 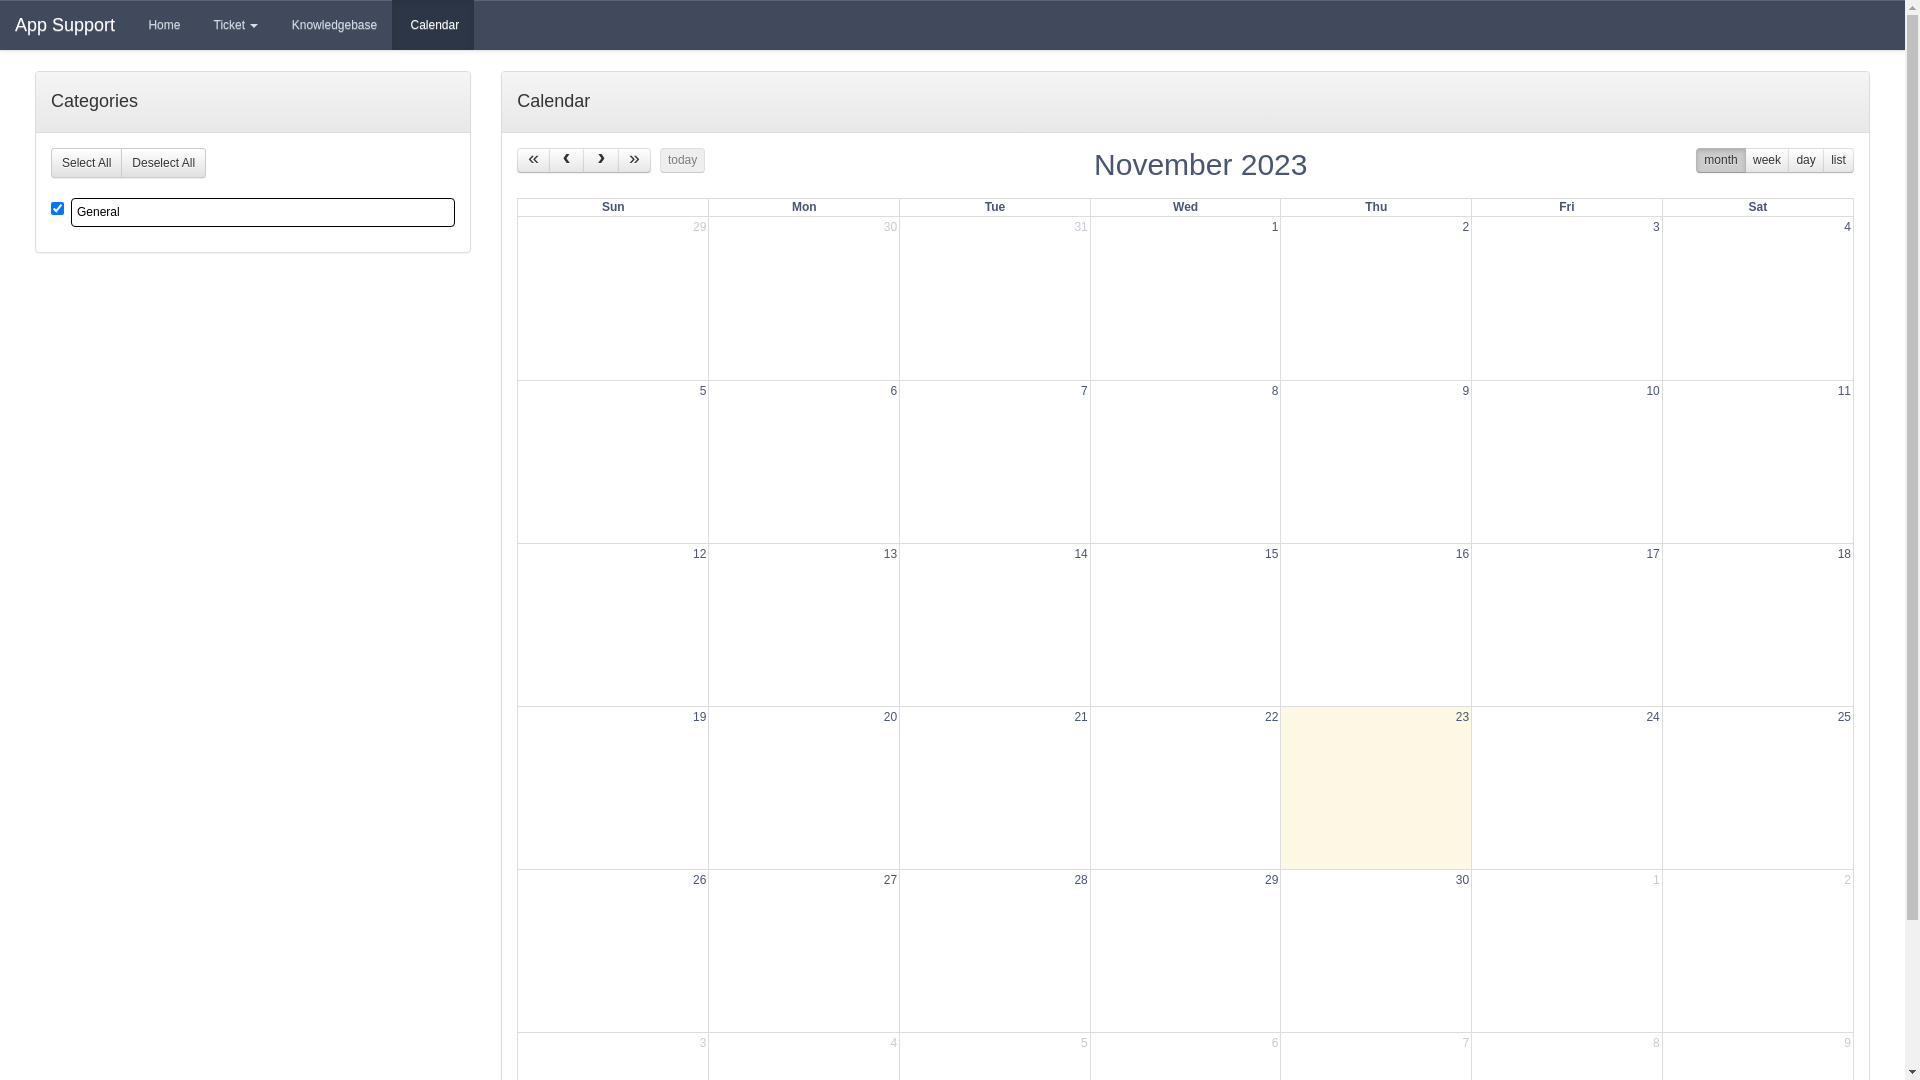 I want to click on 'day', so click(x=1805, y=159).